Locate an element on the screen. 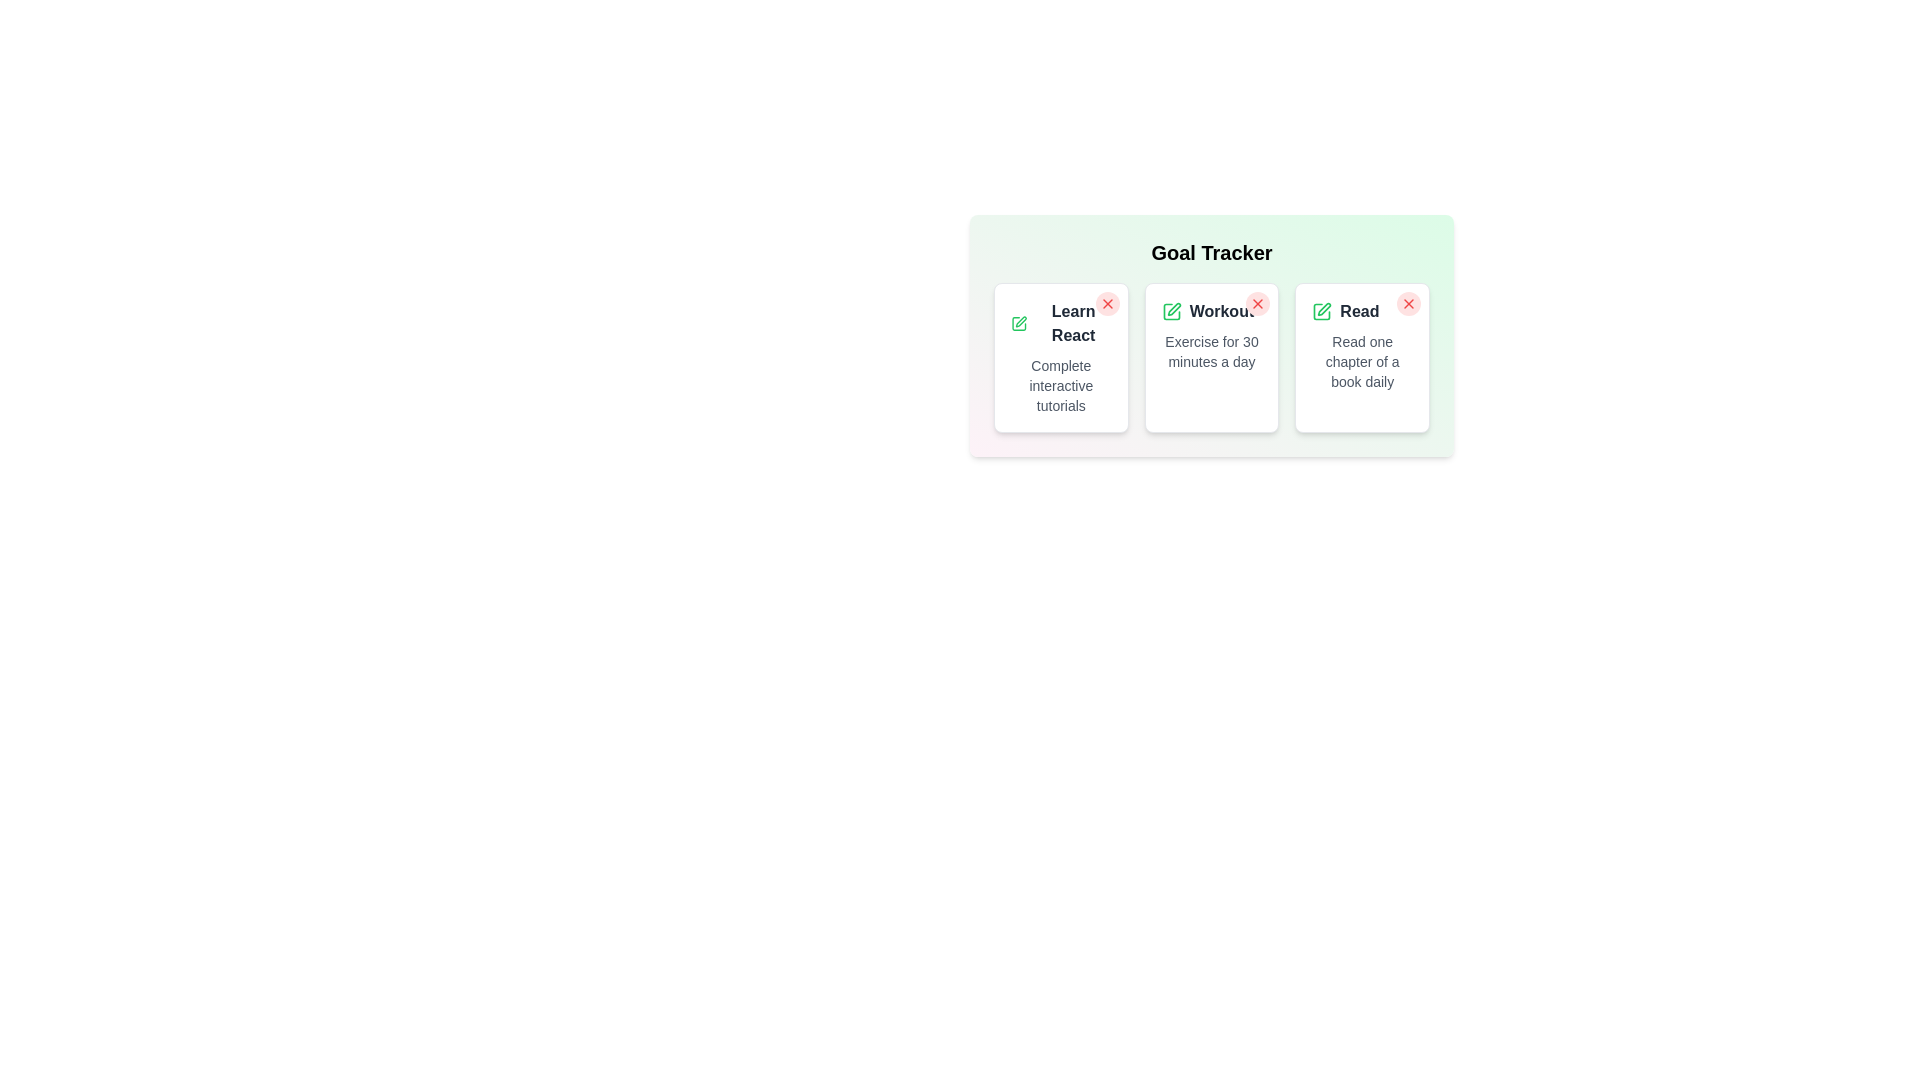  the goal card titled 'Learn React' to view its details is located at coordinates (1060, 357).